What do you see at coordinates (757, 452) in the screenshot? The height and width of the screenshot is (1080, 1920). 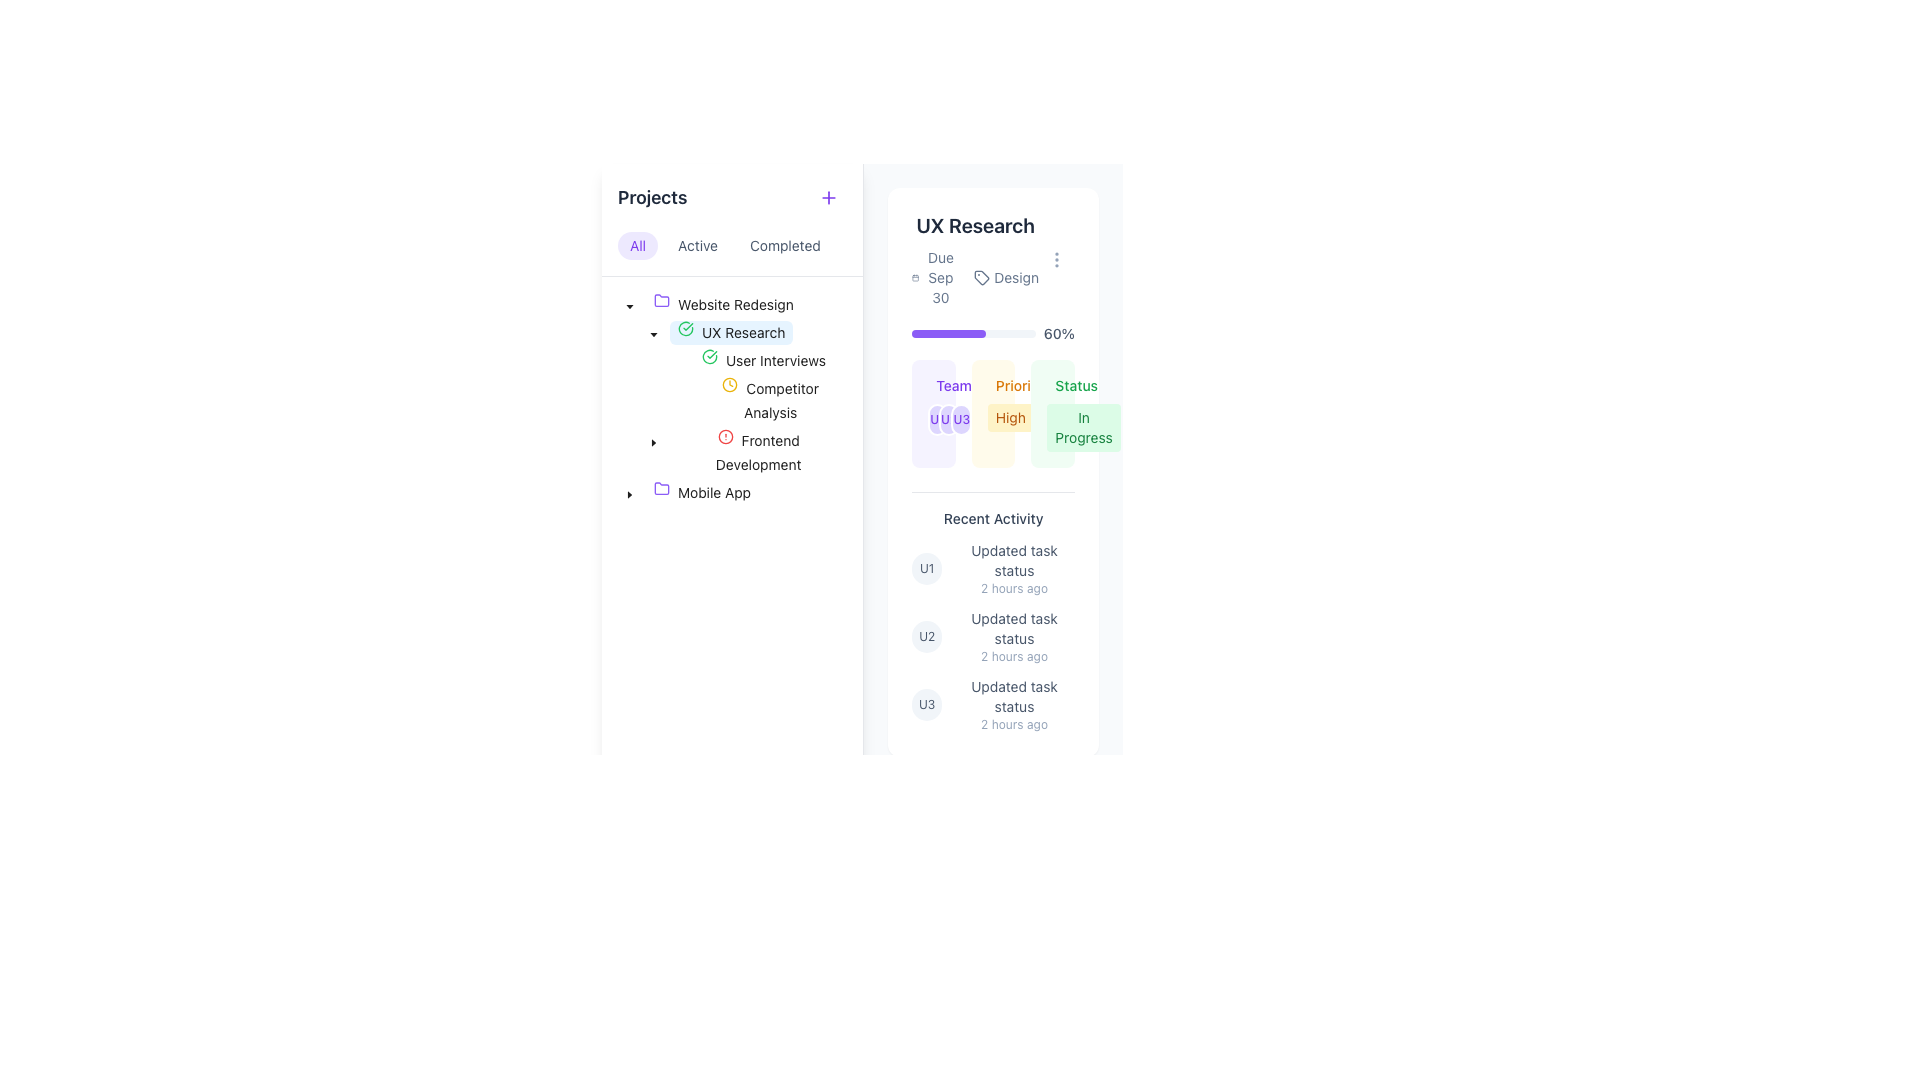 I see `the 'Frontend Development' task node in the project hierarchy under 'Website Redesign'` at bounding box center [757, 452].